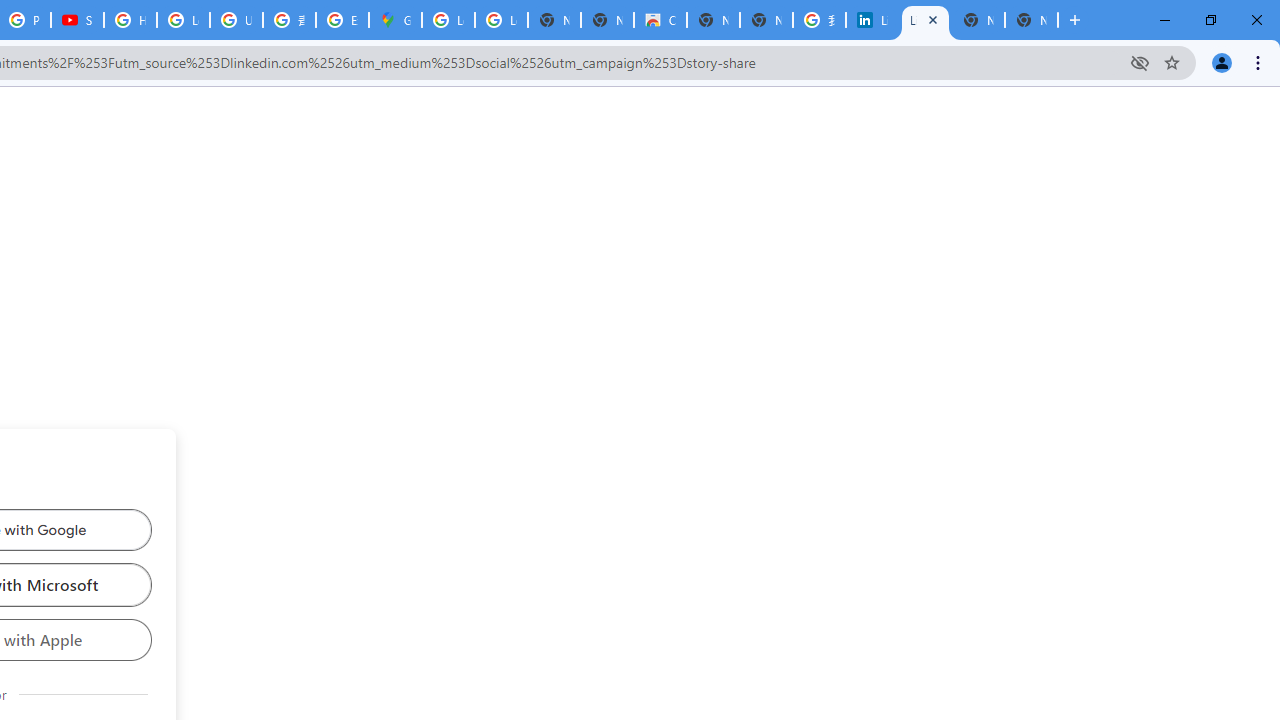 The width and height of the screenshot is (1280, 720). Describe the element at coordinates (872, 20) in the screenshot. I see `'LinkedIn Login, Sign in | LinkedIn'` at that location.